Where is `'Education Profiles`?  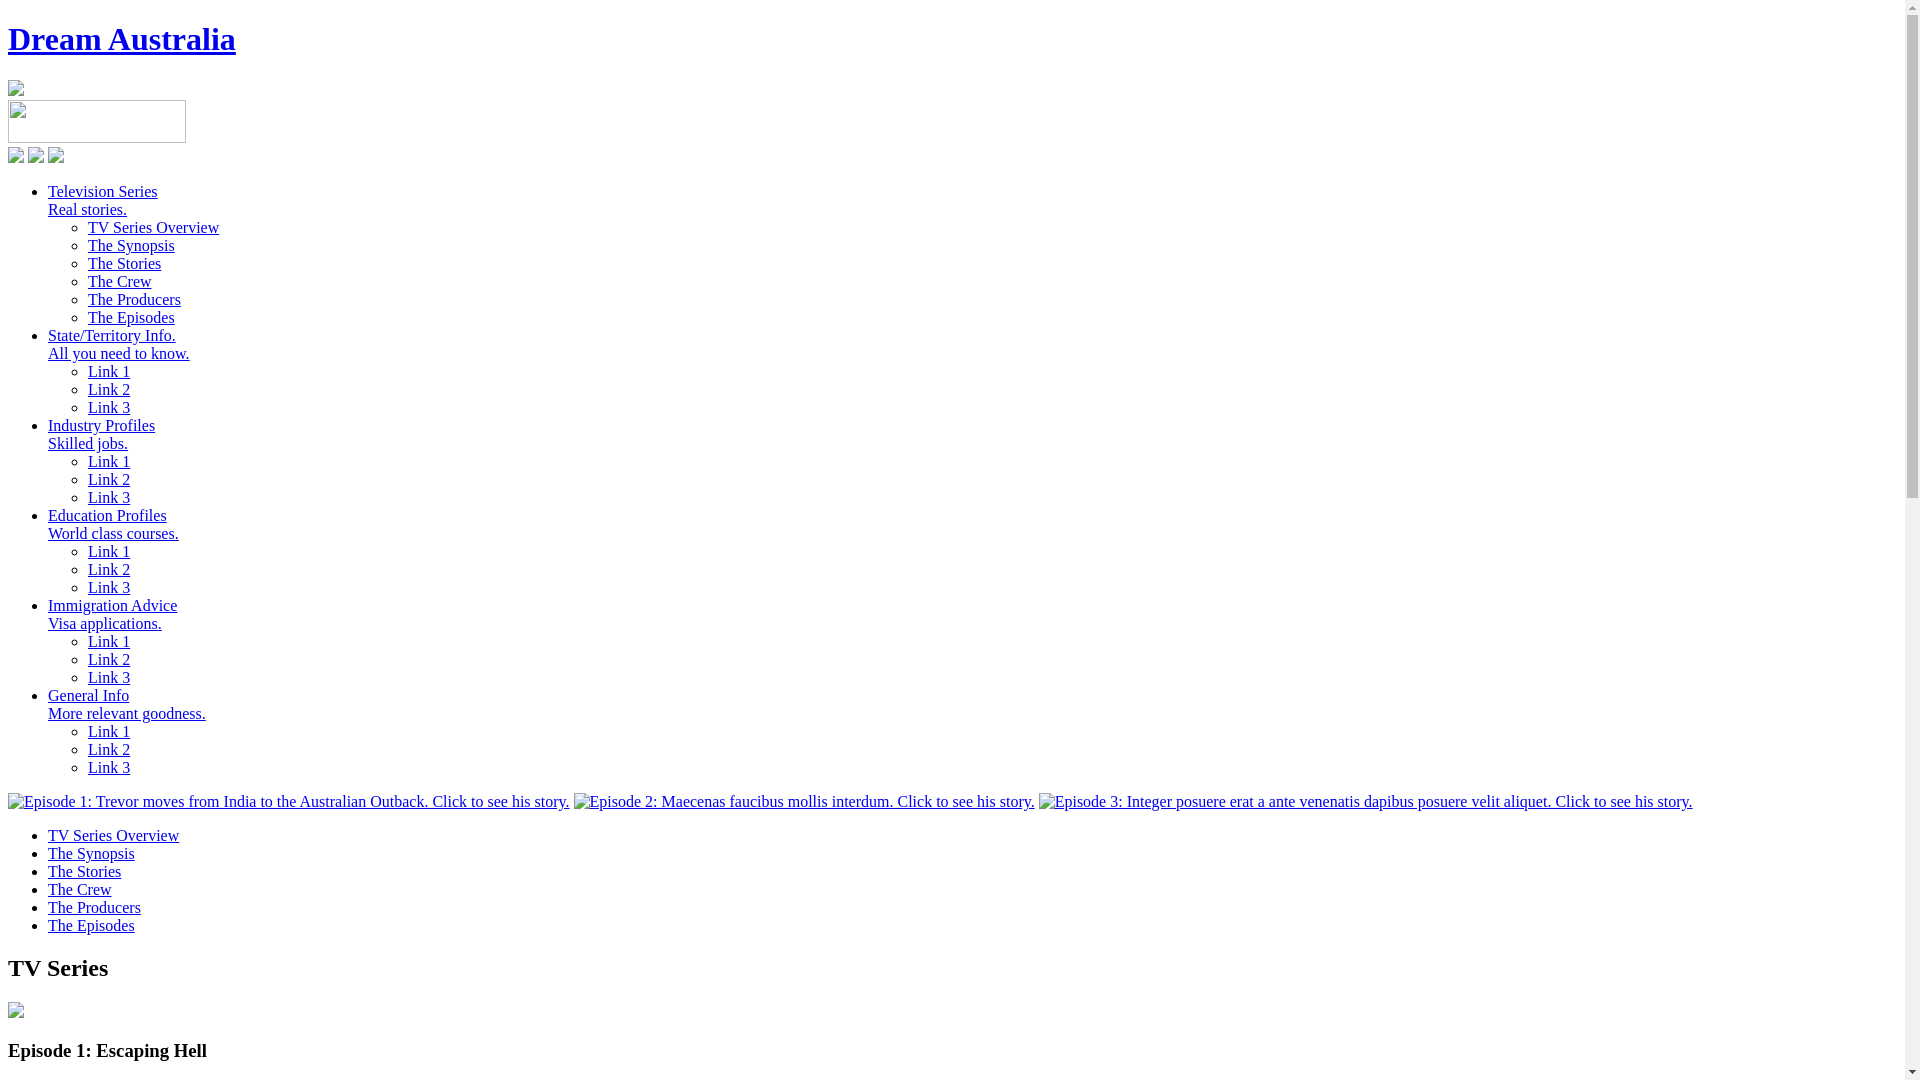 'Education Profiles is located at coordinates (112, 523).